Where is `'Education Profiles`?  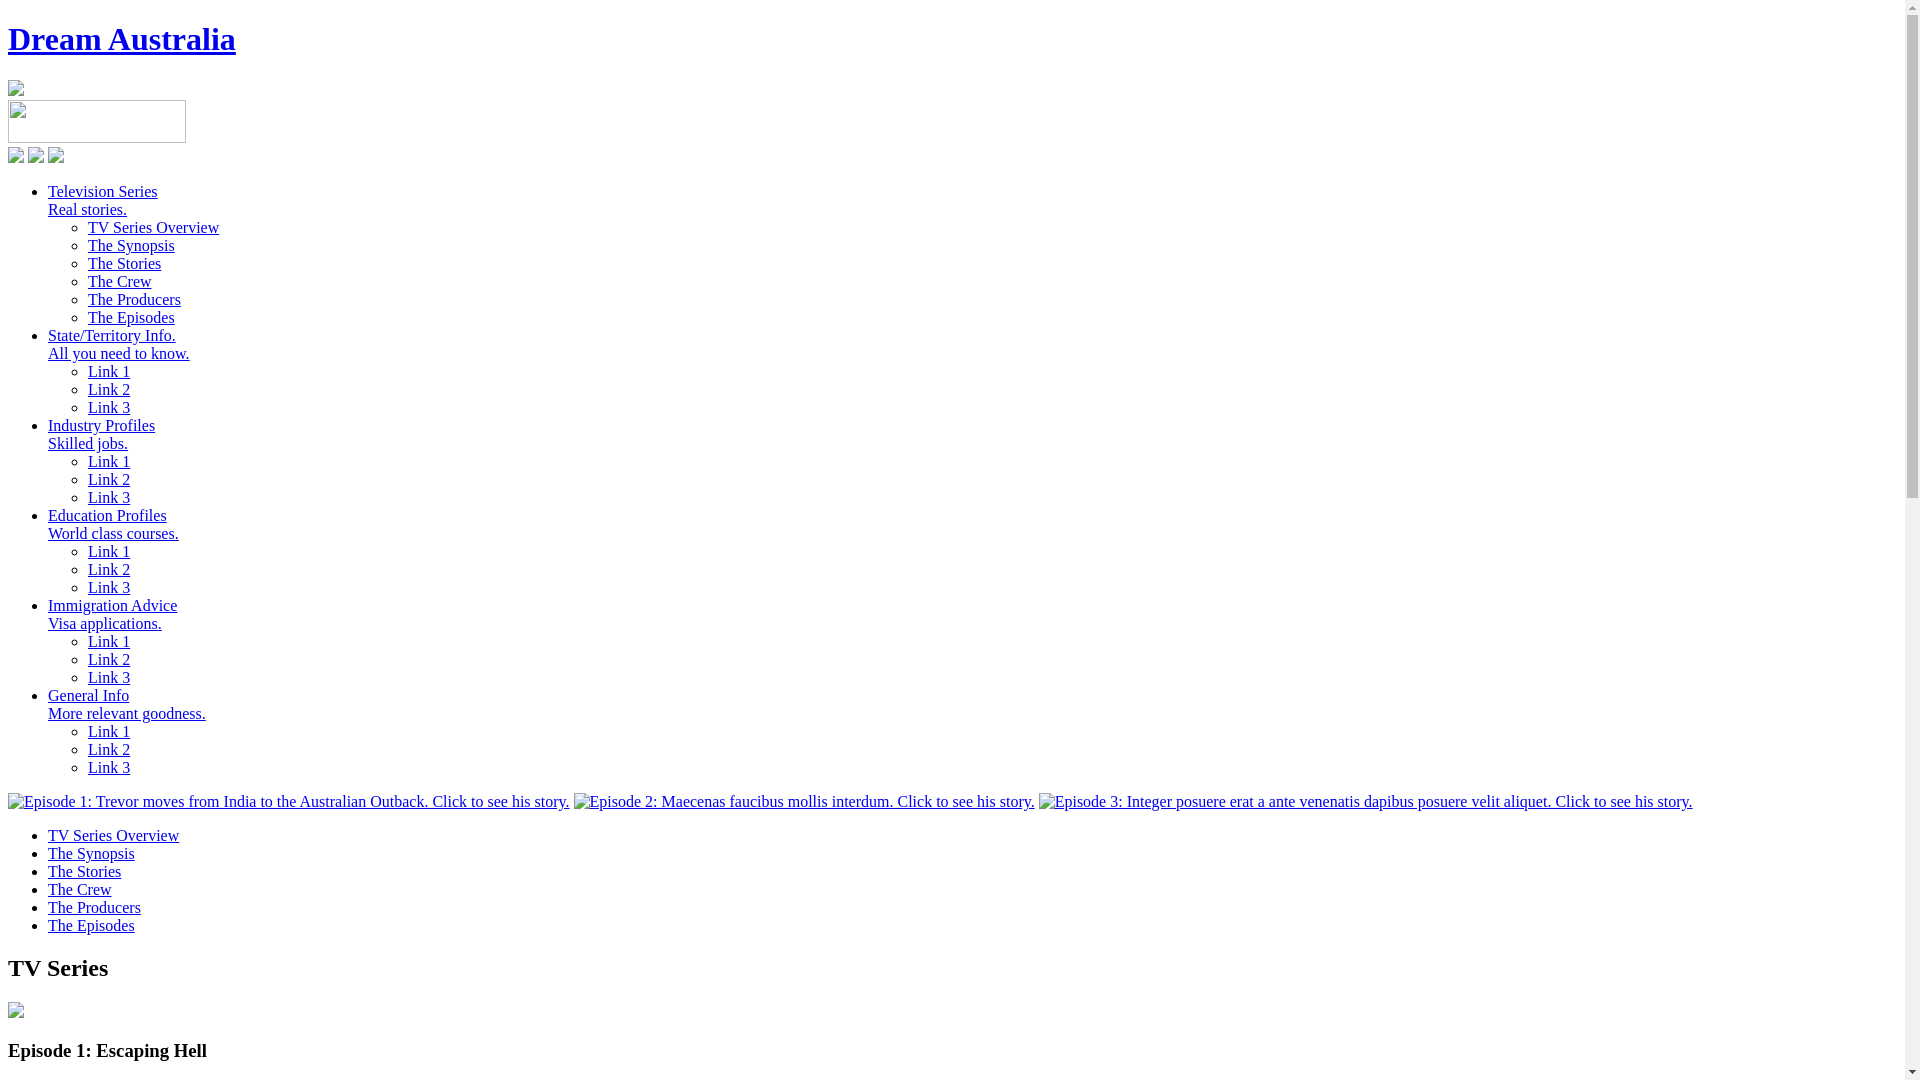 'Education Profiles is located at coordinates (112, 523).